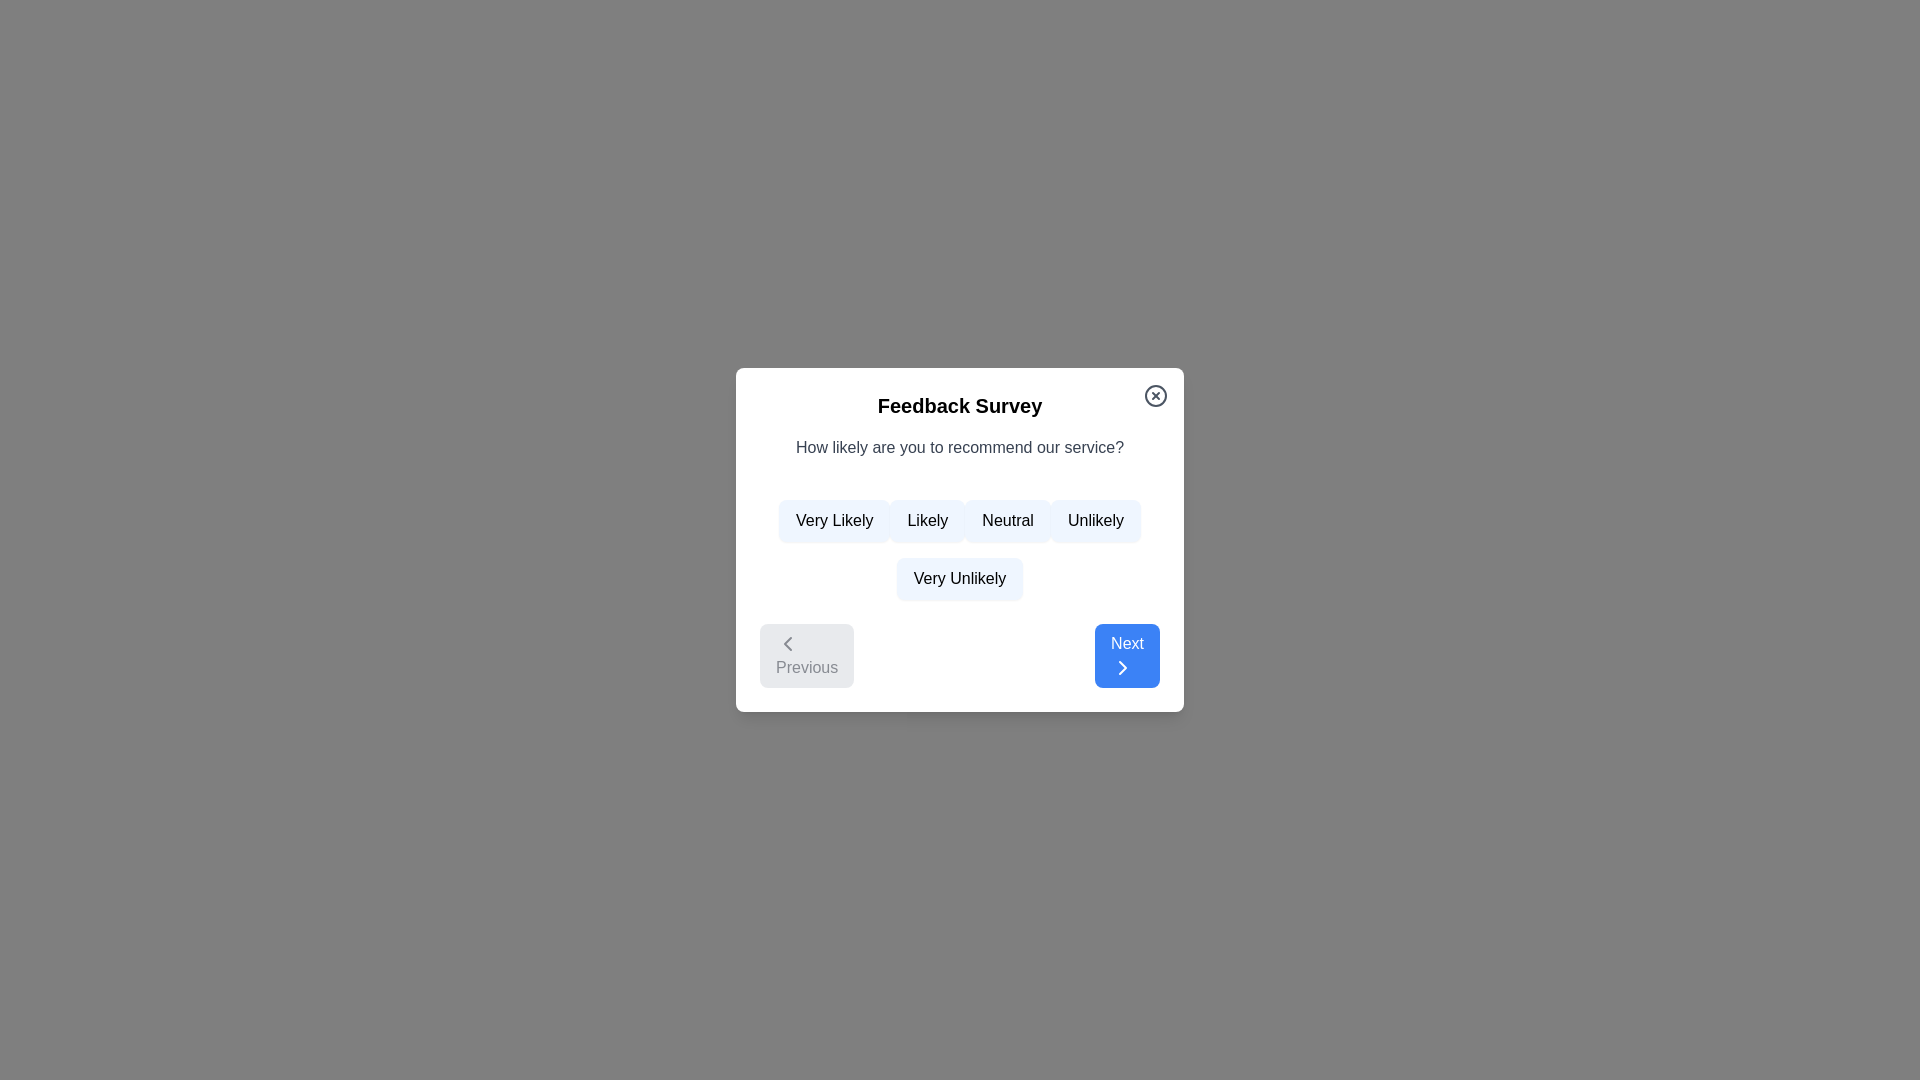 This screenshot has height=1080, width=1920. I want to click on the disabled 'Previous' button located at the bottom left of the modal dialog, which is the leftmost button in a pair of navigation buttons, so click(807, 655).